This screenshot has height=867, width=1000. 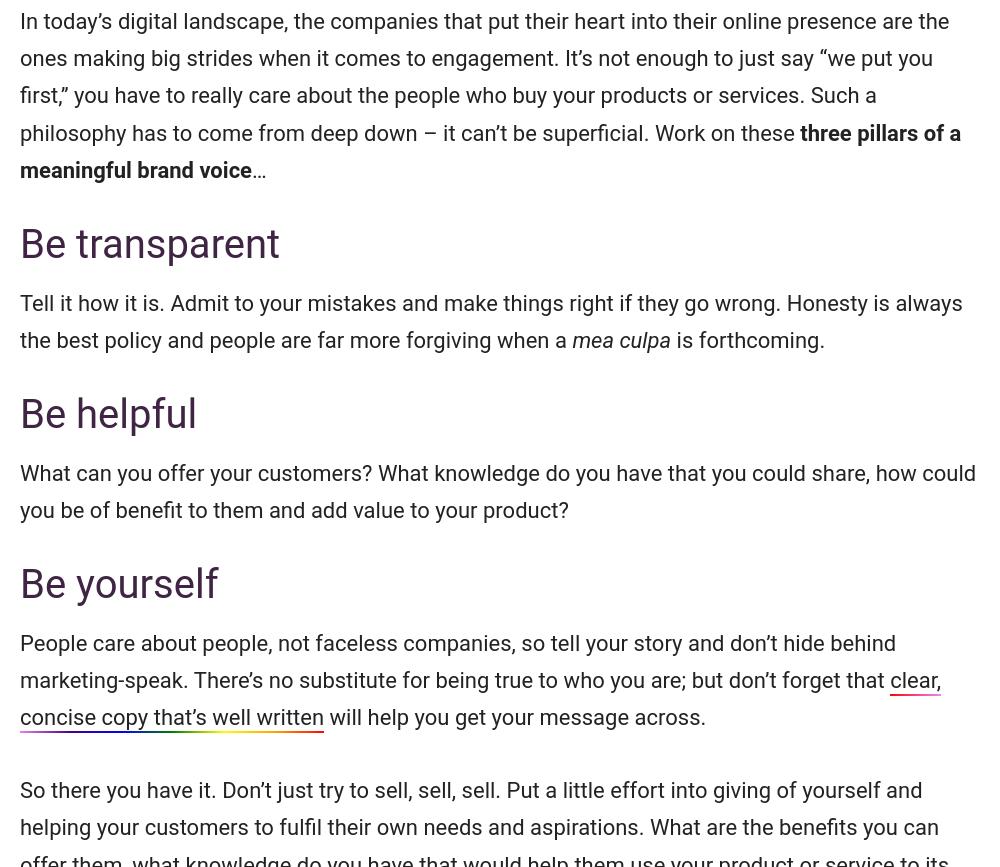 What do you see at coordinates (20, 76) in the screenshot?
I see `'In today’s digital landscape, the companies that put their heart into their online presence are the ones making big strides when it comes to engagement. It’s not enough to just say “we put you first,” you have to really care about the people who buy your products or services. Such a philosophy has to come from deep down – it can’t be superficial. Work on these'` at bounding box center [20, 76].